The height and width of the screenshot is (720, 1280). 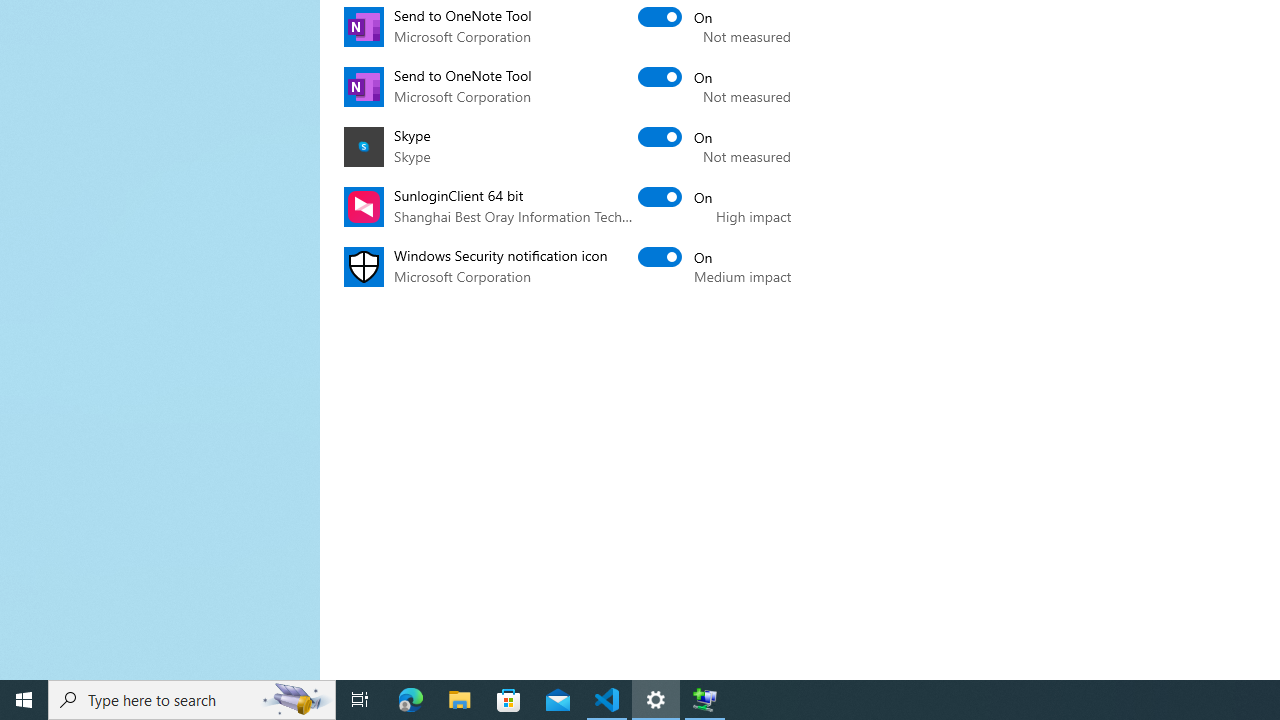 I want to click on 'Extensible Wizards Host Process - 1 running window', so click(x=705, y=698).